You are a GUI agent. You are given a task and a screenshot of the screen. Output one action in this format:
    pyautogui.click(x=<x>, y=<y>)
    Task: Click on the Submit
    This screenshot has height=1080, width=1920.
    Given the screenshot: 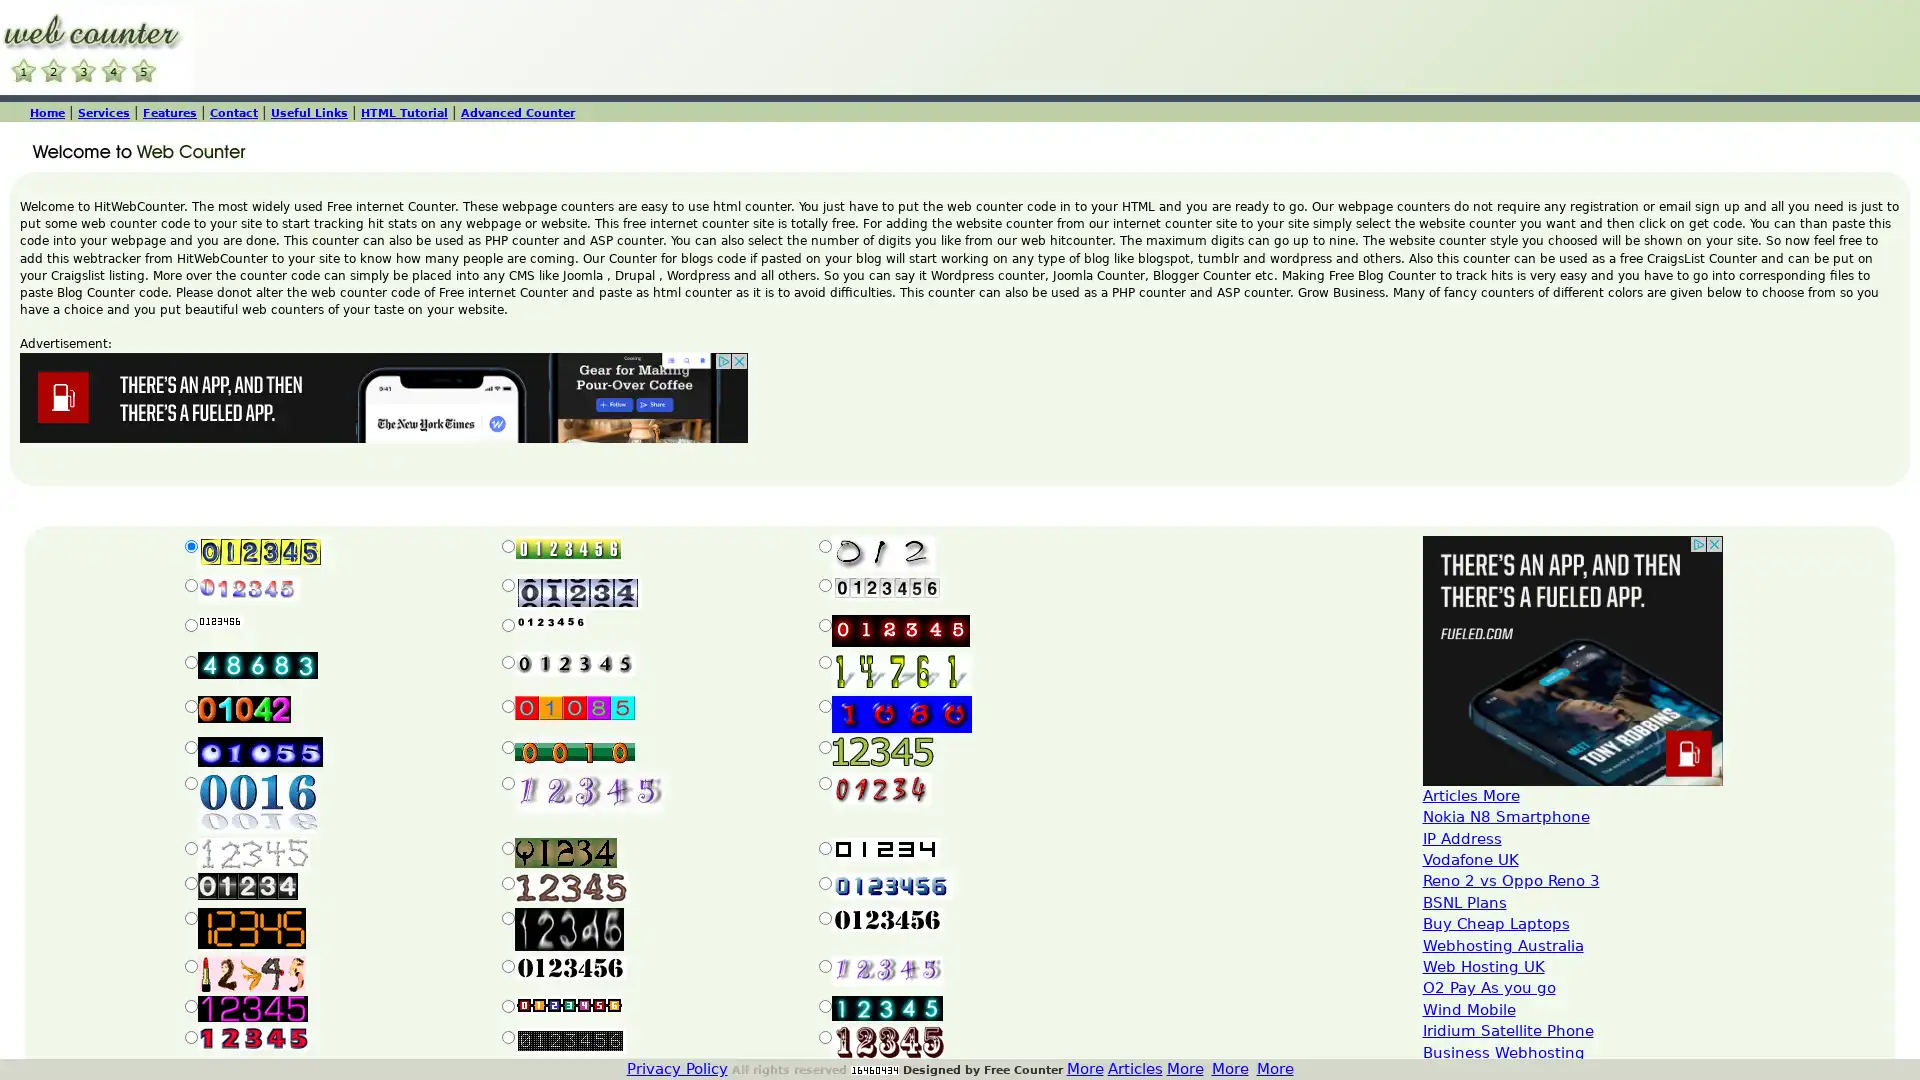 What is the action you would take?
    pyautogui.click(x=573, y=663)
    